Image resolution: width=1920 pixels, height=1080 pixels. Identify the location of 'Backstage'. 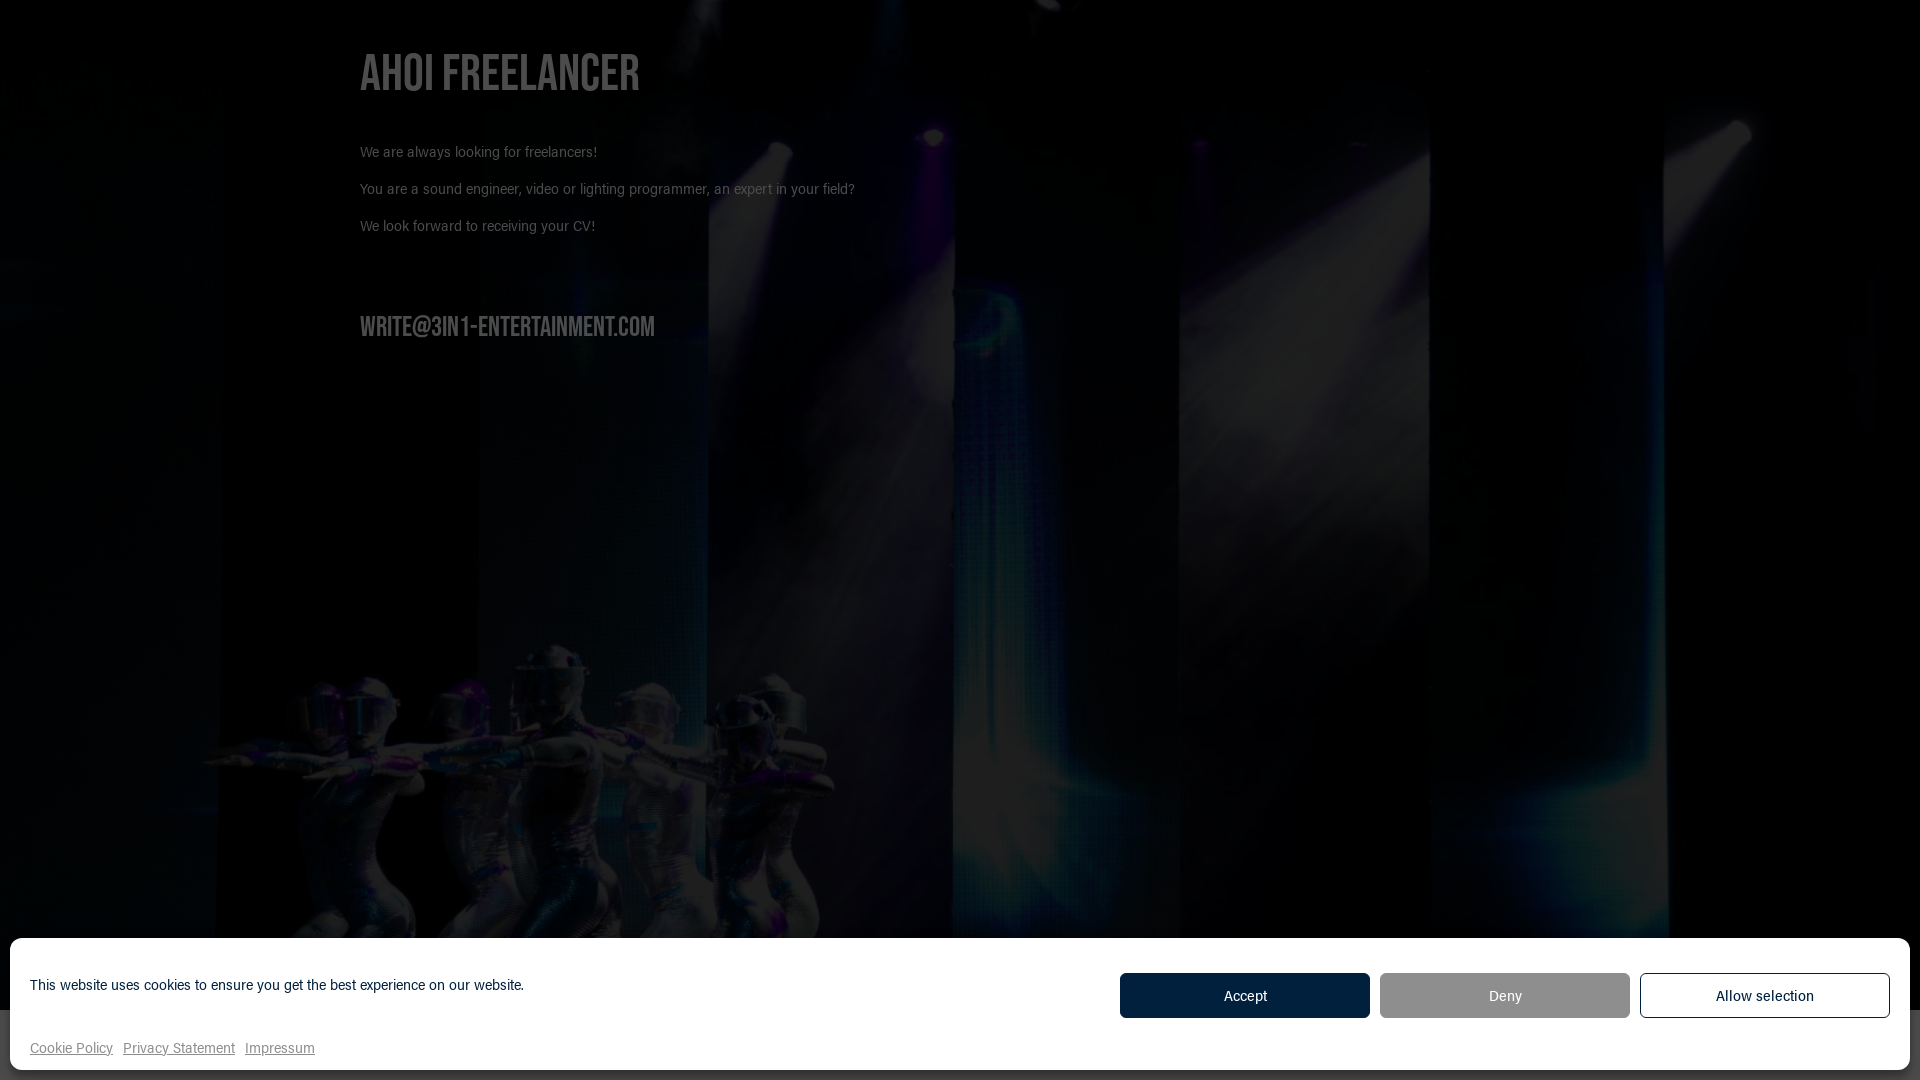
(401, 1044).